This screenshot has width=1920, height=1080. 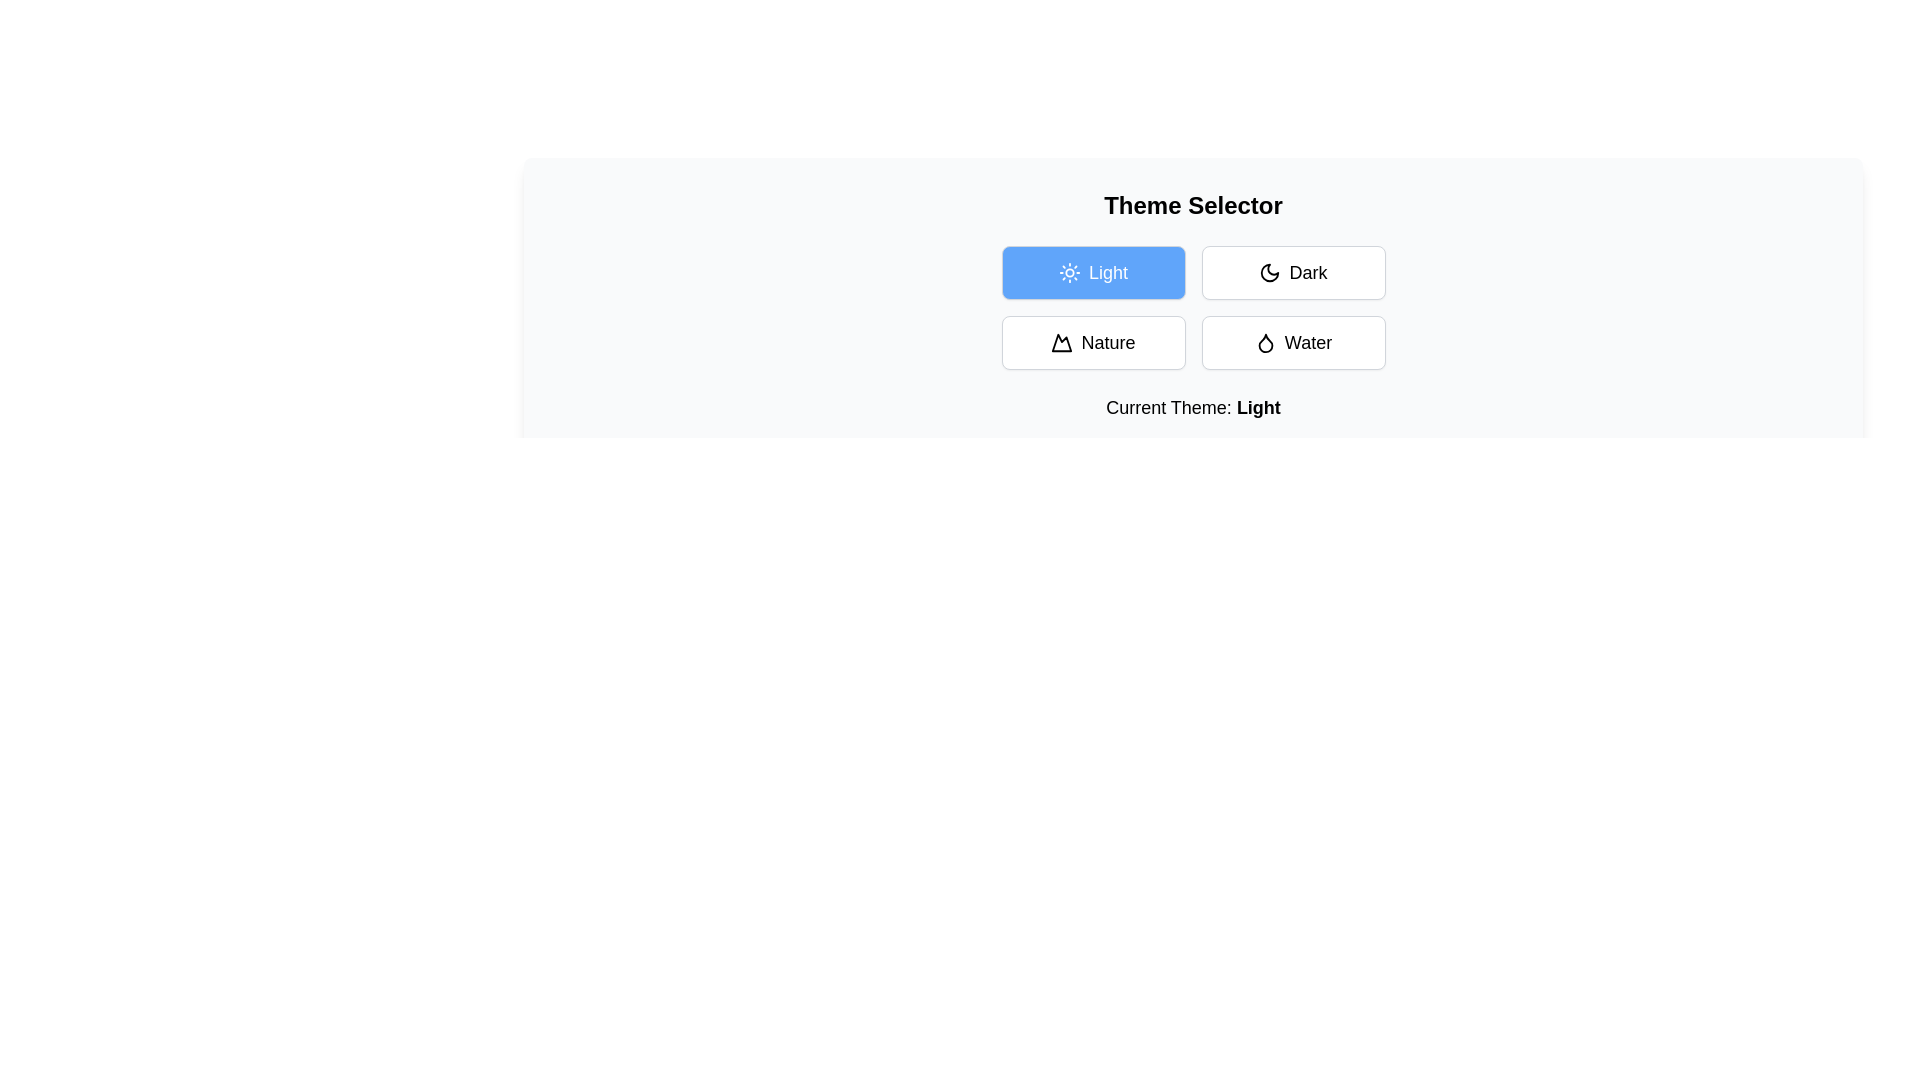 What do you see at coordinates (1193, 205) in the screenshot?
I see `the bold text label displaying 'Theme Selector', which is prominently positioned at the top-center of the theme selection interface` at bounding box center [1193, 205].